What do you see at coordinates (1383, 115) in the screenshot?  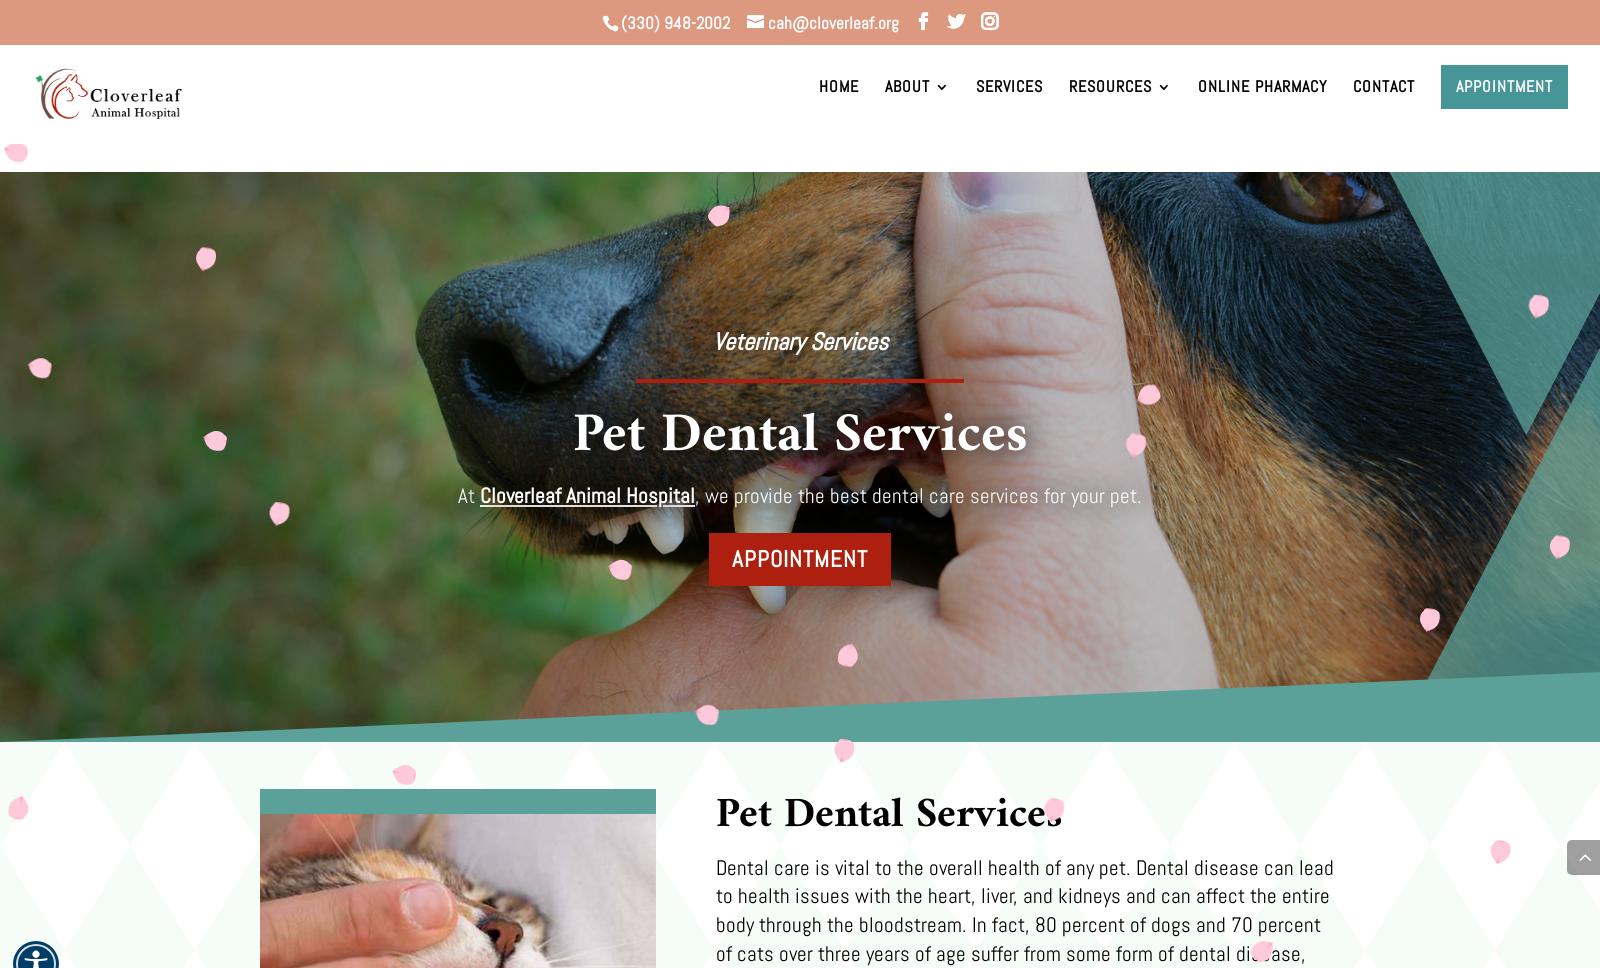 I see `'Contact'` at bounding box center [1383, 115].